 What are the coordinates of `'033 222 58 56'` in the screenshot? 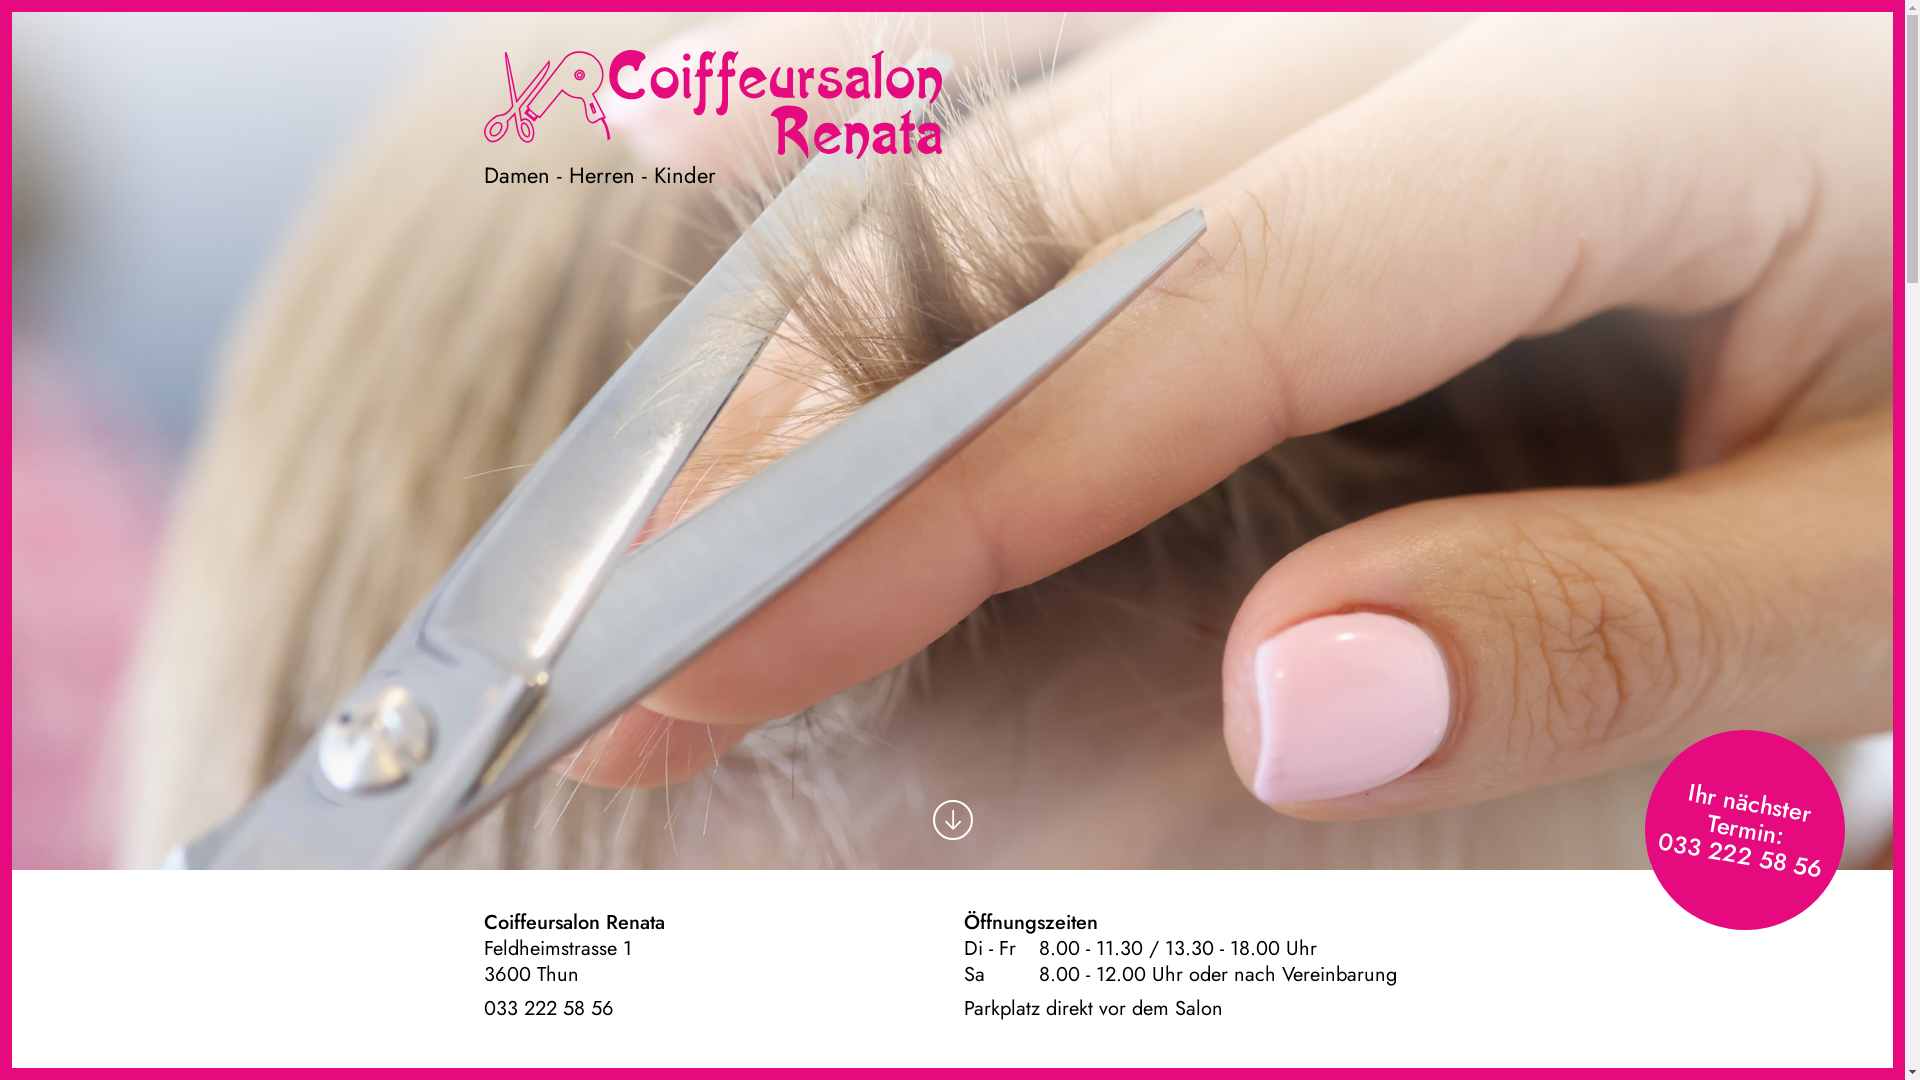 It's located at (1737, 841).